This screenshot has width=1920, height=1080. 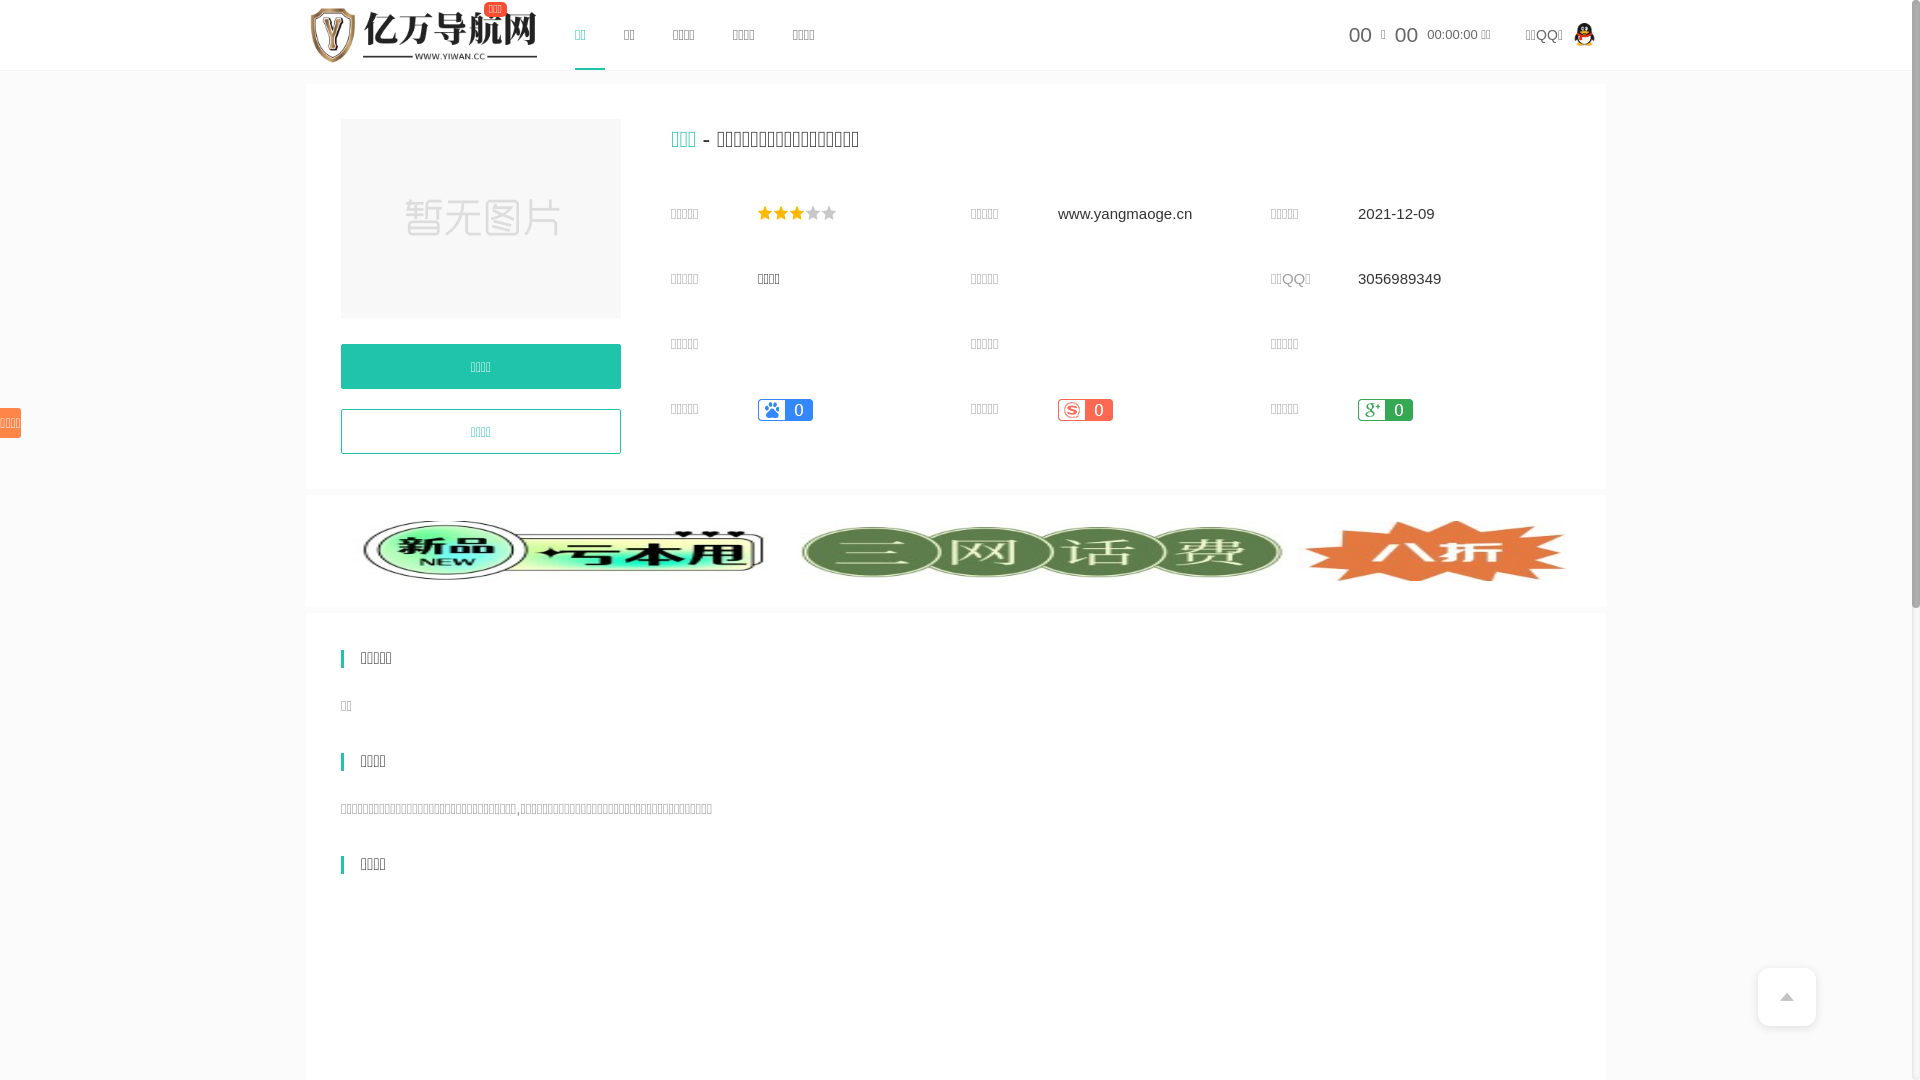 What do you see at coordinates (1398, 278) in the screenshot?
I see `'3056989349'` at bounding box center [1398, 278].